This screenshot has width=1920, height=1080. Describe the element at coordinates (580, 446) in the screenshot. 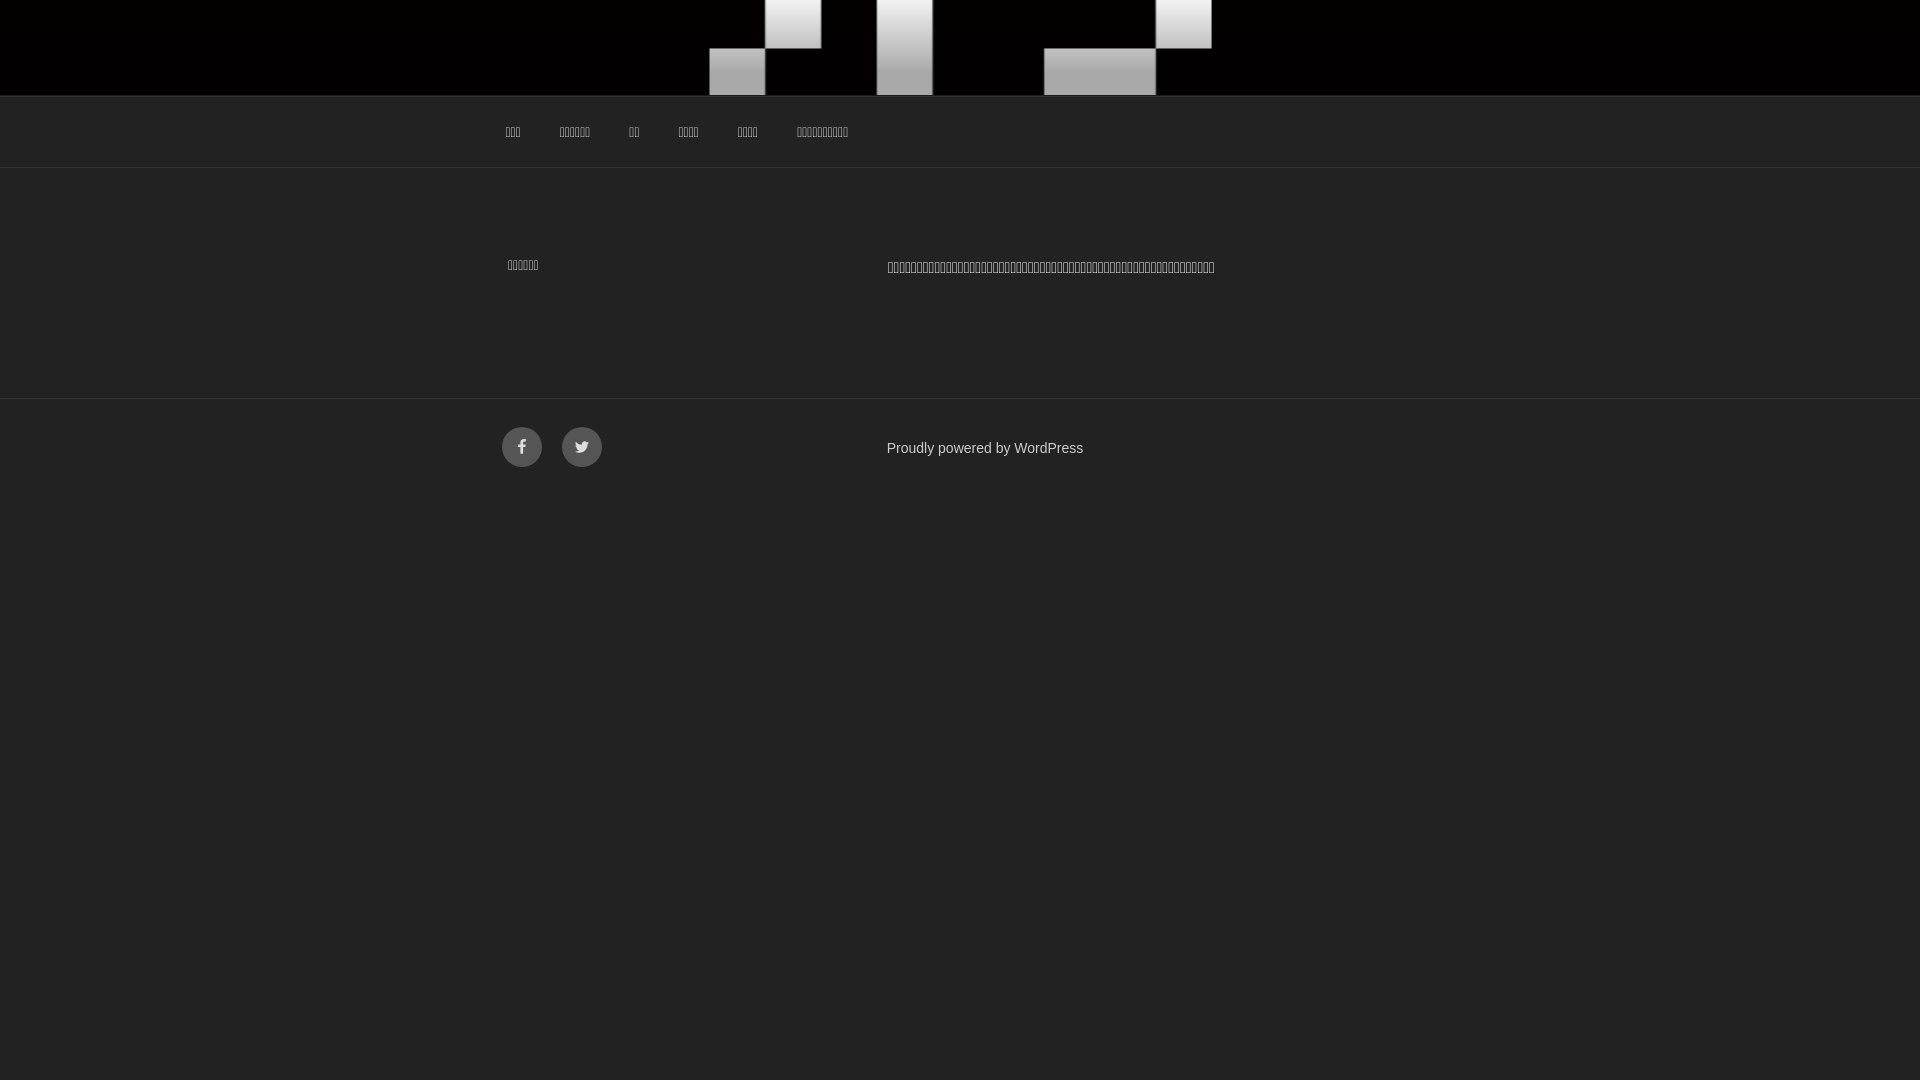

I see `'Twitter'` at that location.